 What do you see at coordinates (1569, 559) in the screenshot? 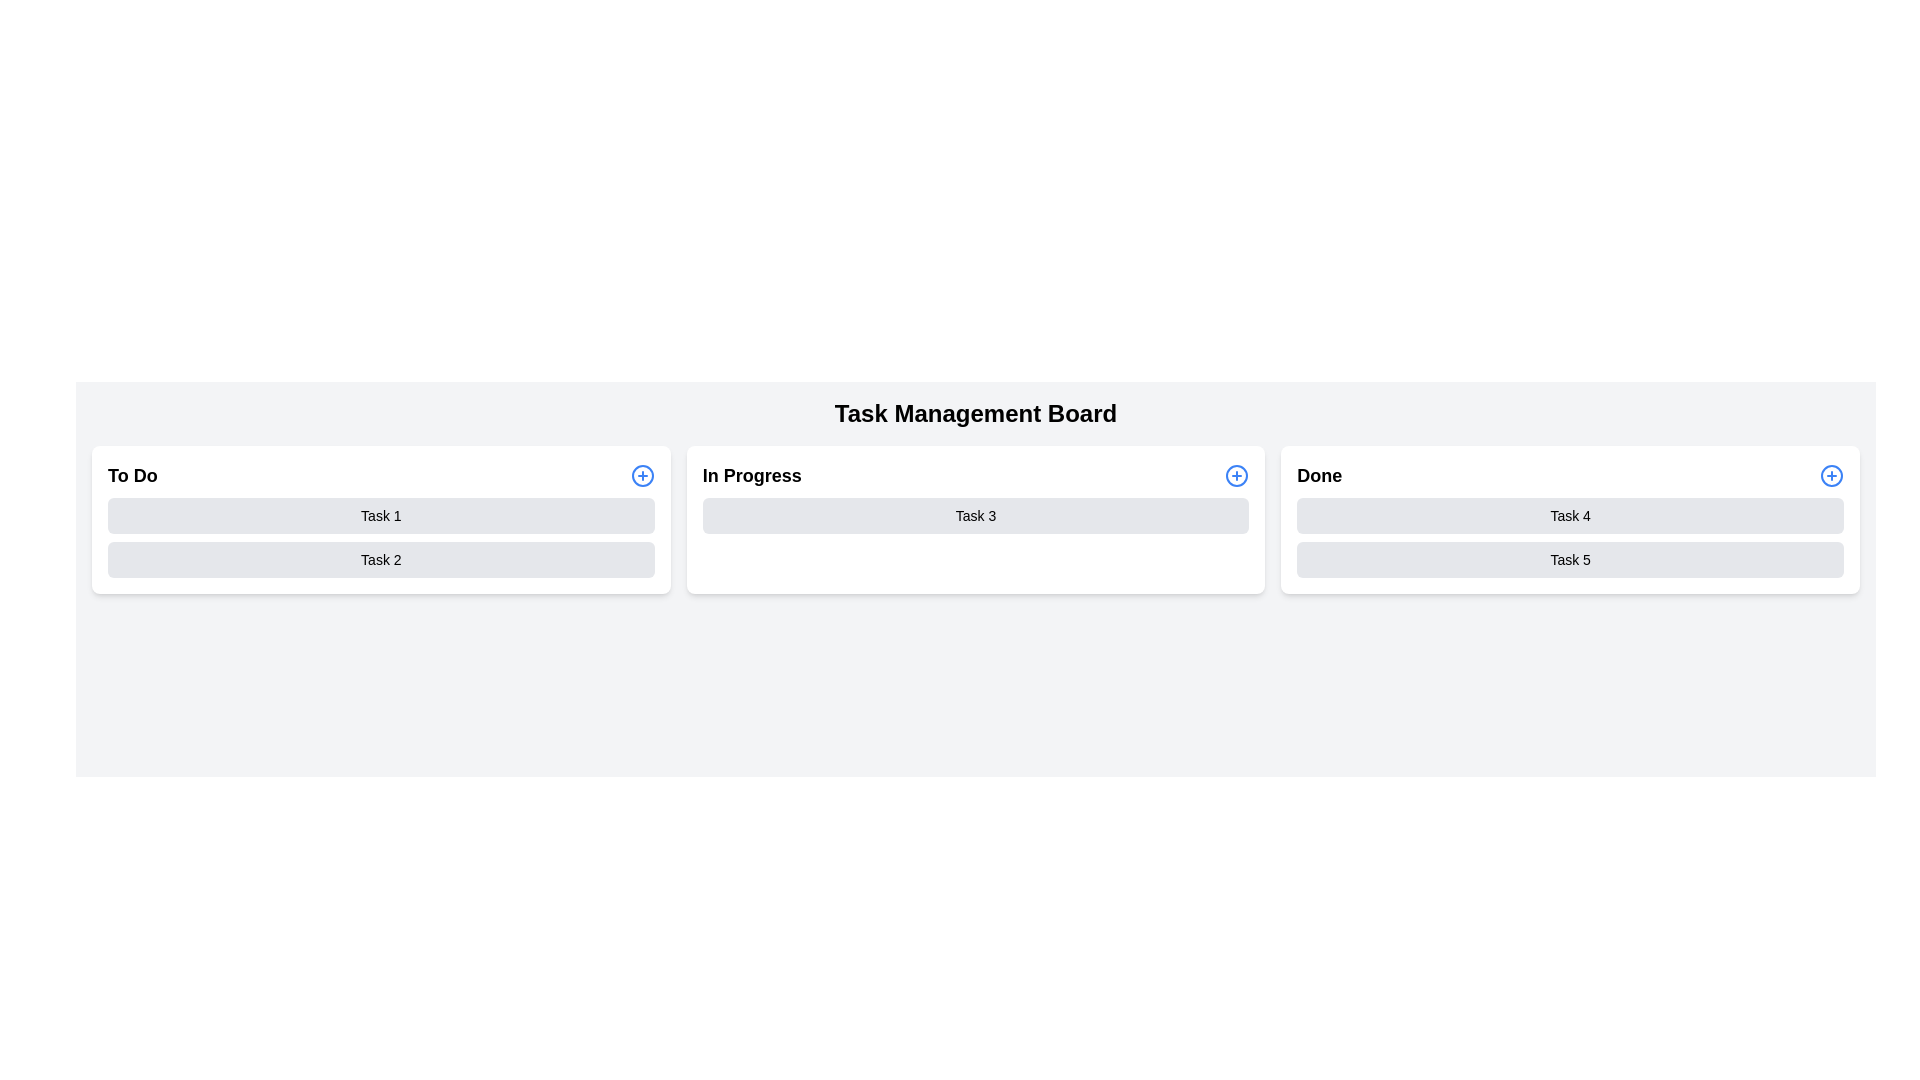
I see `the 'Task 5' element, which is a rectangular box with rounded corners in the 'Done' column of the task management interface` at bounding box center [1569, 559].